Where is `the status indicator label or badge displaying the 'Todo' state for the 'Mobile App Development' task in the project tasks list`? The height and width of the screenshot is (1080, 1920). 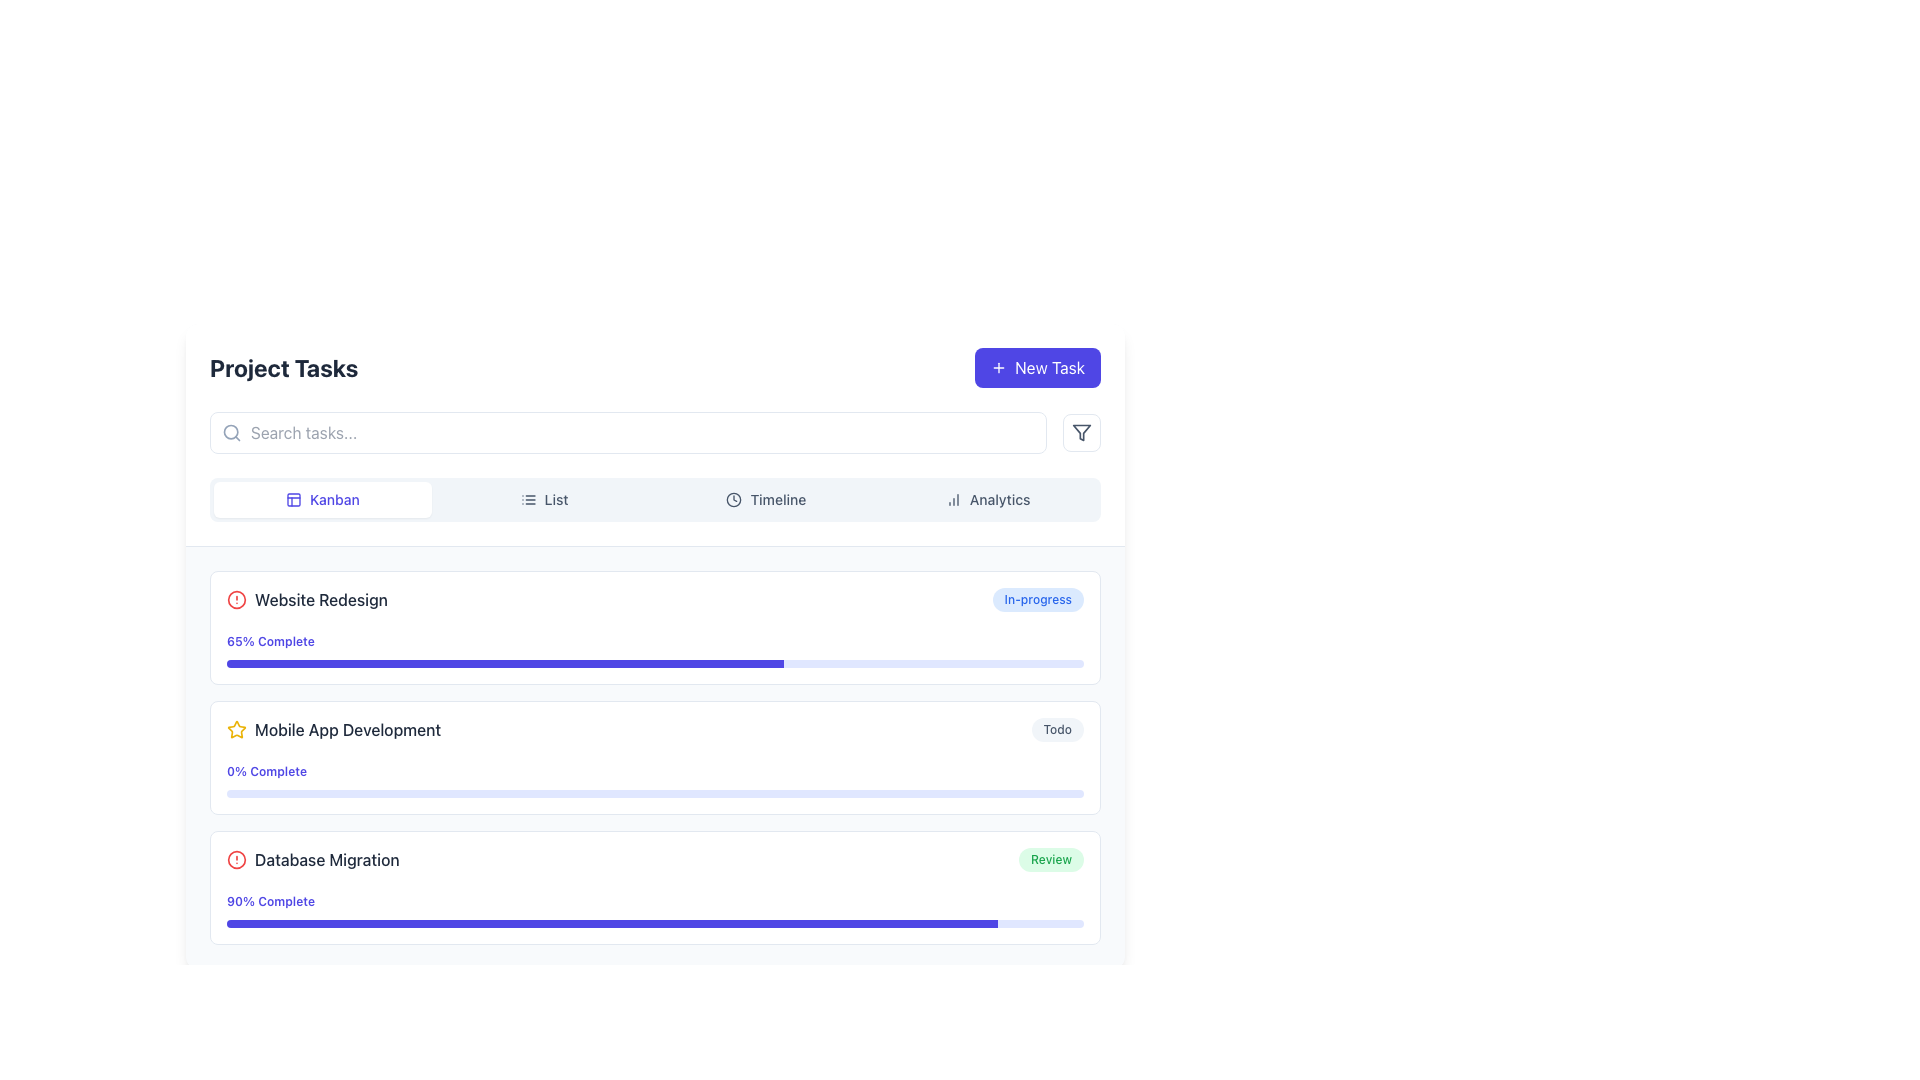
the status indicator label or badge displaying the 'Todo' state for the 'Mobile App Development' task in the project tasks list is located at coordinates (1056, 729).